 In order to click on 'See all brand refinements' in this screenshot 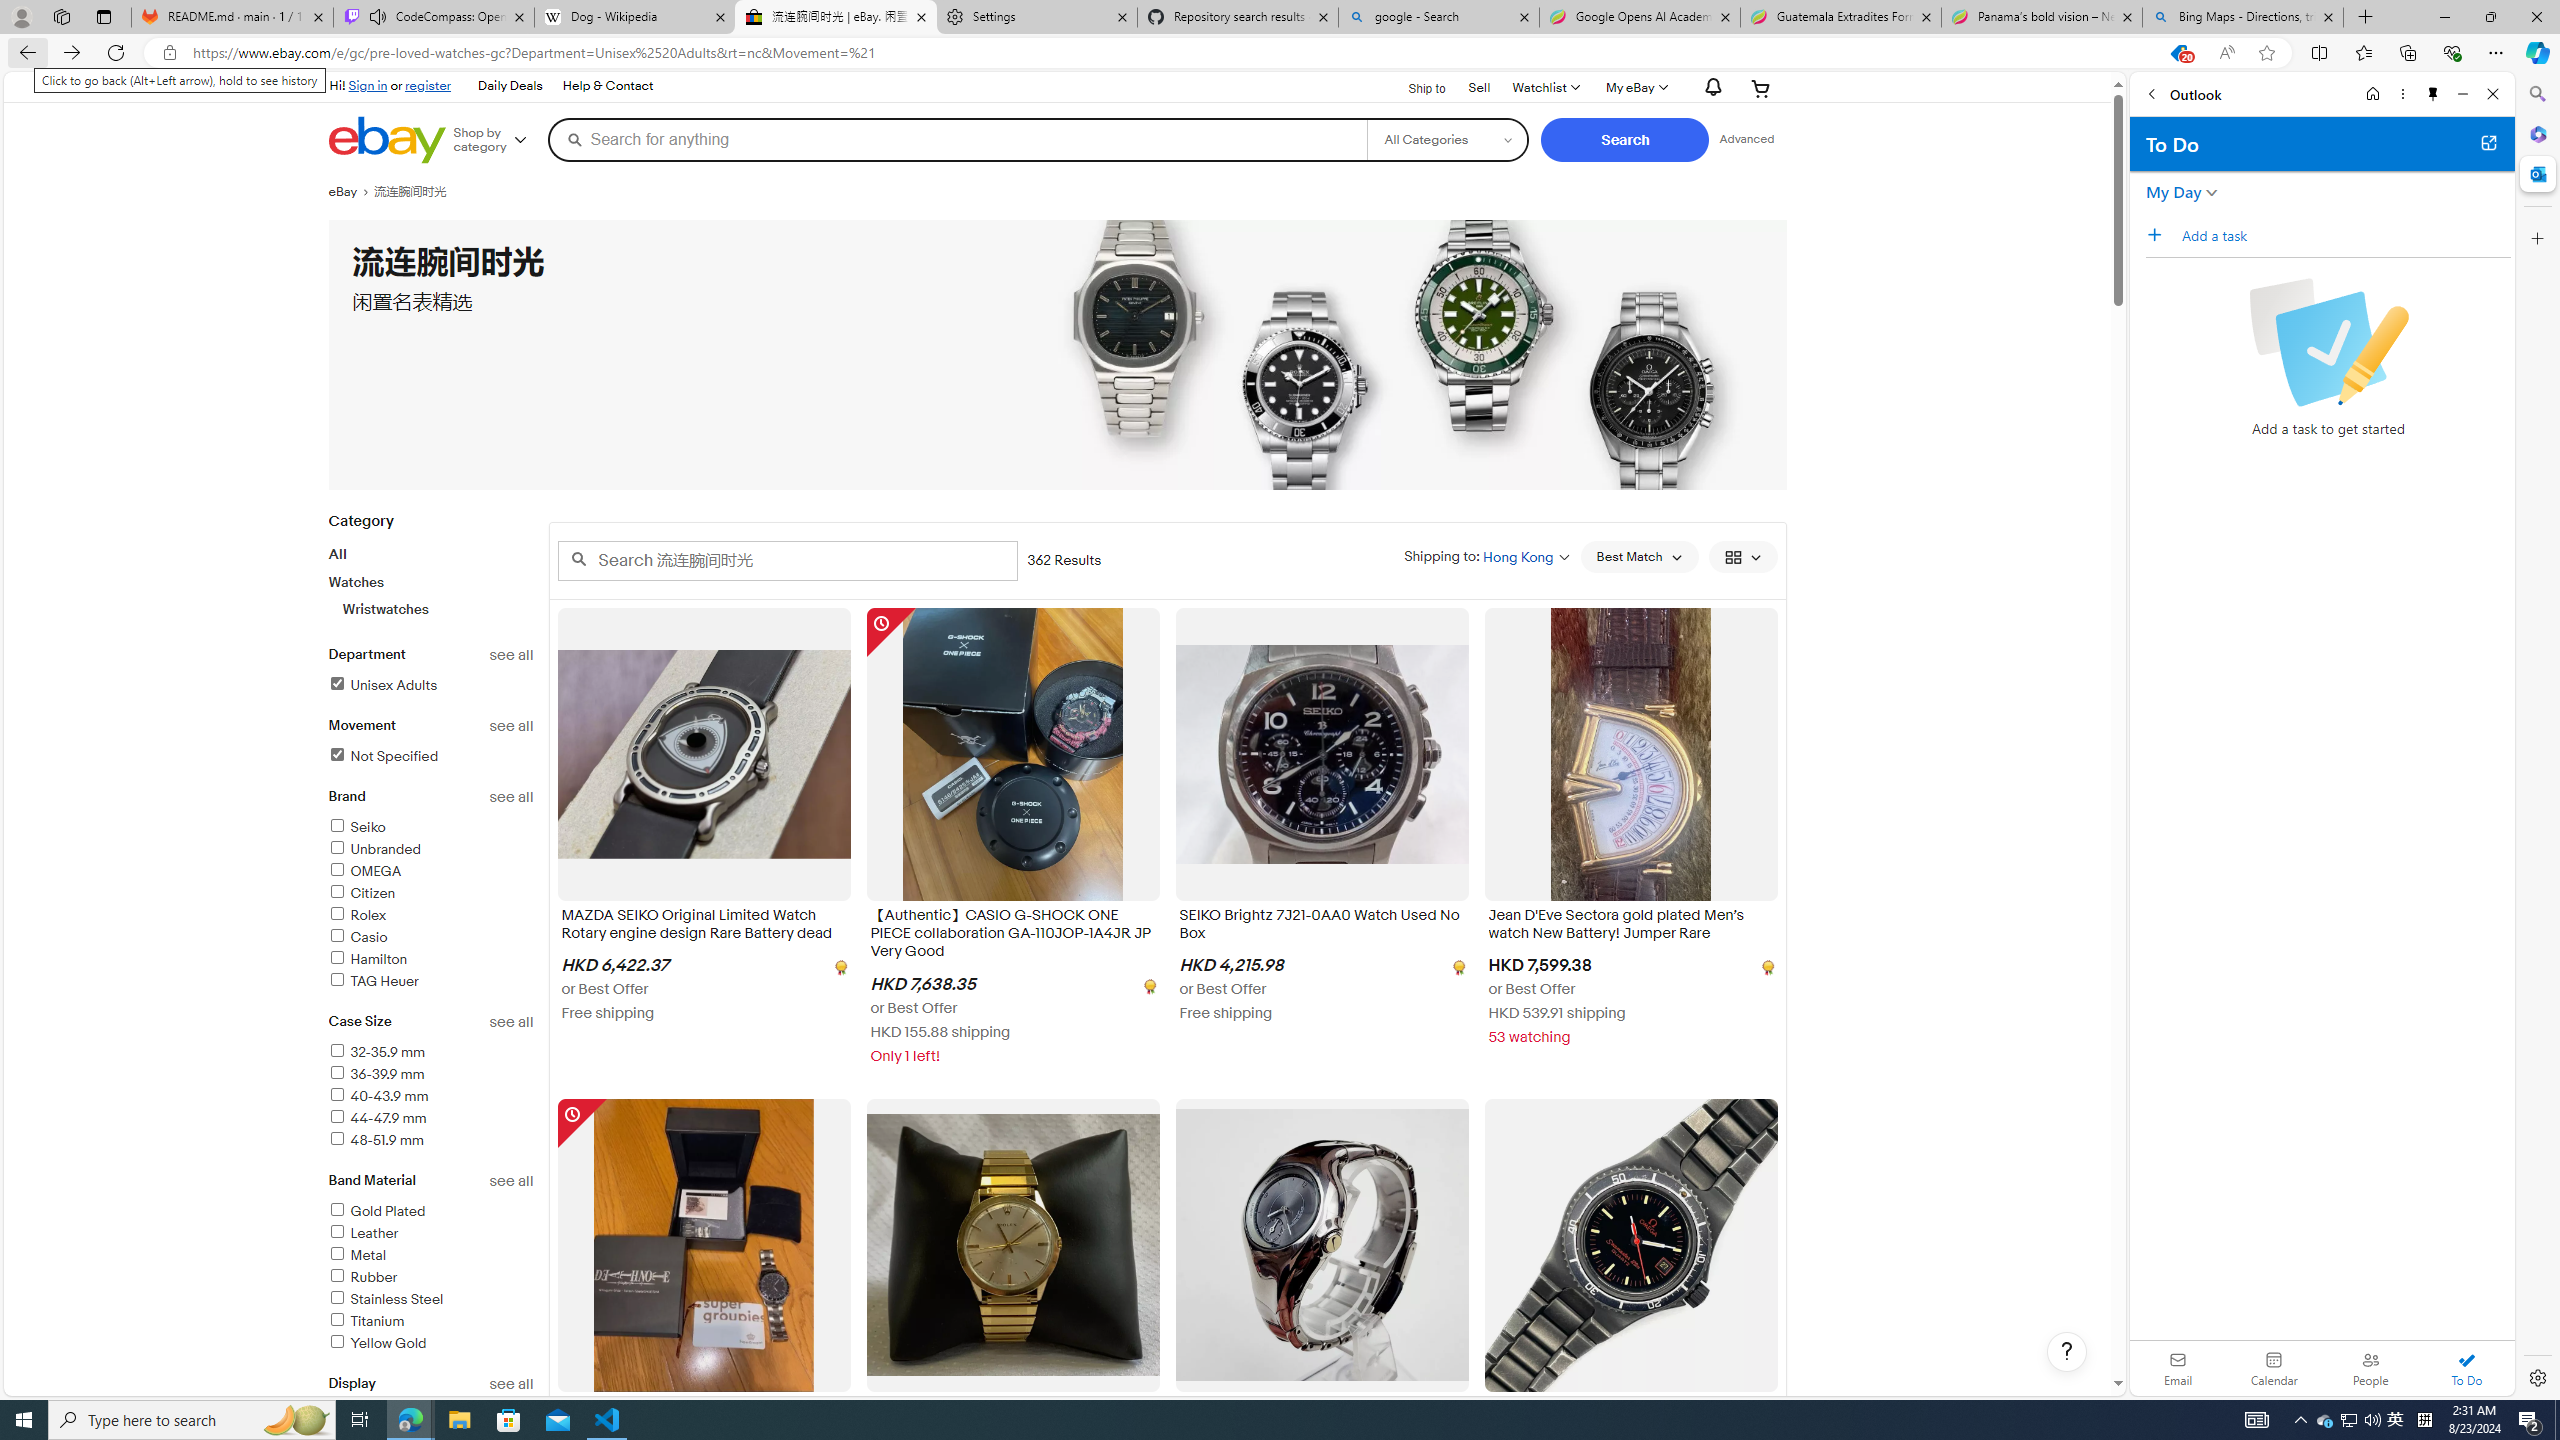, I will do `click(511, 796)`.